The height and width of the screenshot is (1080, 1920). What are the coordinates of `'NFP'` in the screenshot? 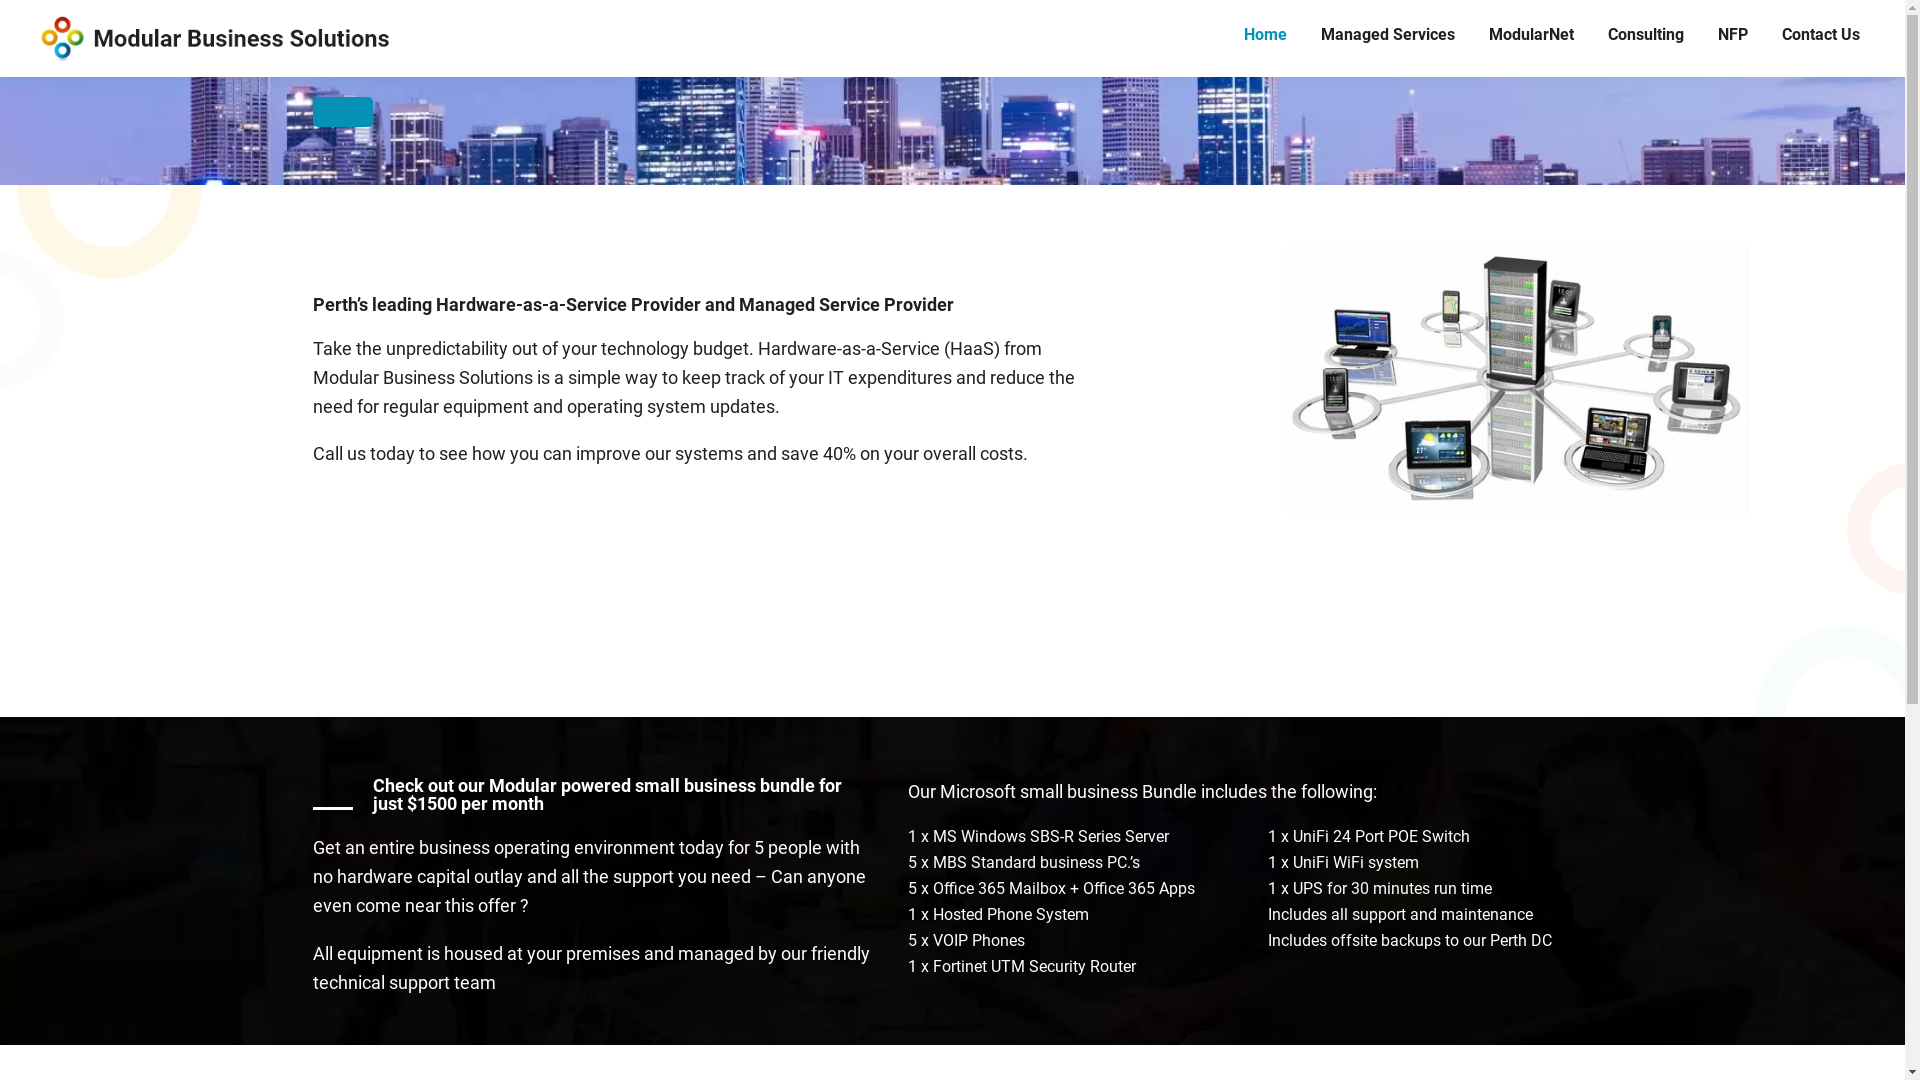 It's located at (1702, 34).